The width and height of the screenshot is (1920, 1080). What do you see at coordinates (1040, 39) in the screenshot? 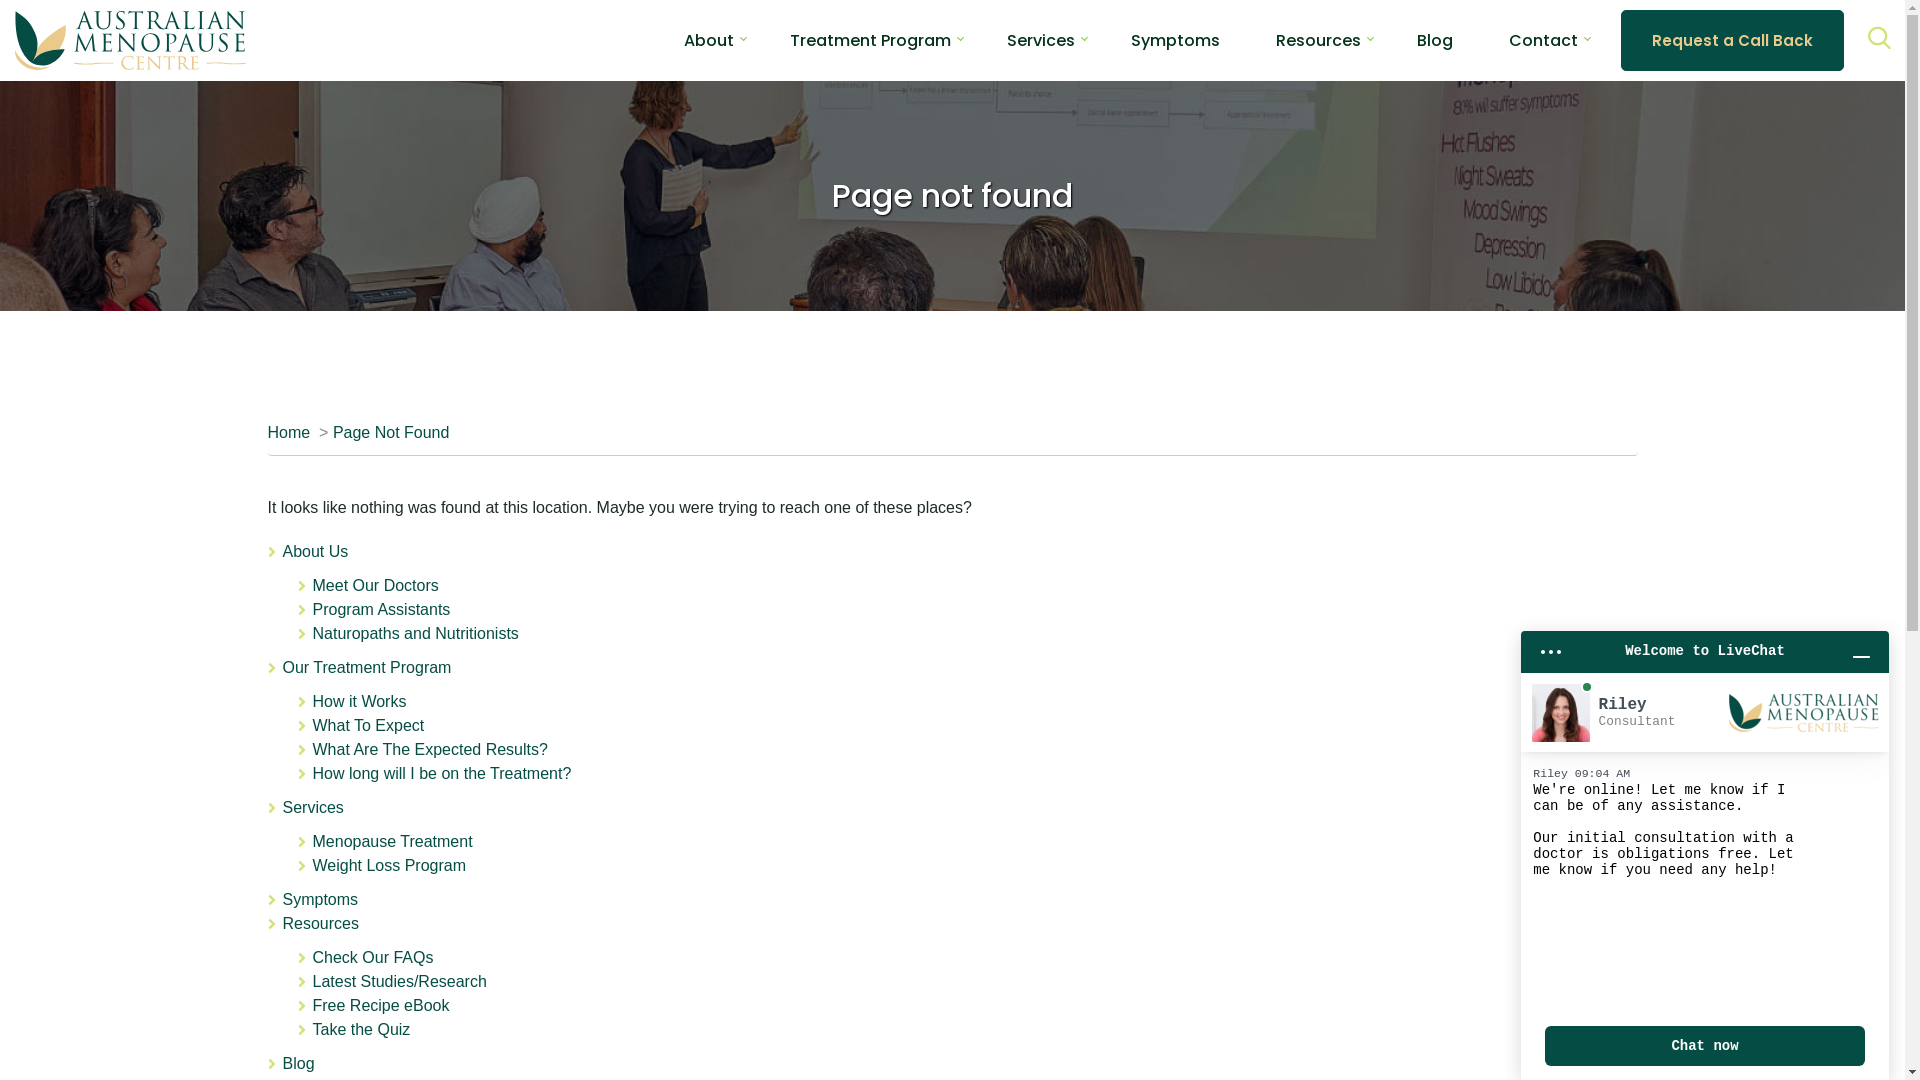
I see `'Services'` at bounding box center [1040, 39].